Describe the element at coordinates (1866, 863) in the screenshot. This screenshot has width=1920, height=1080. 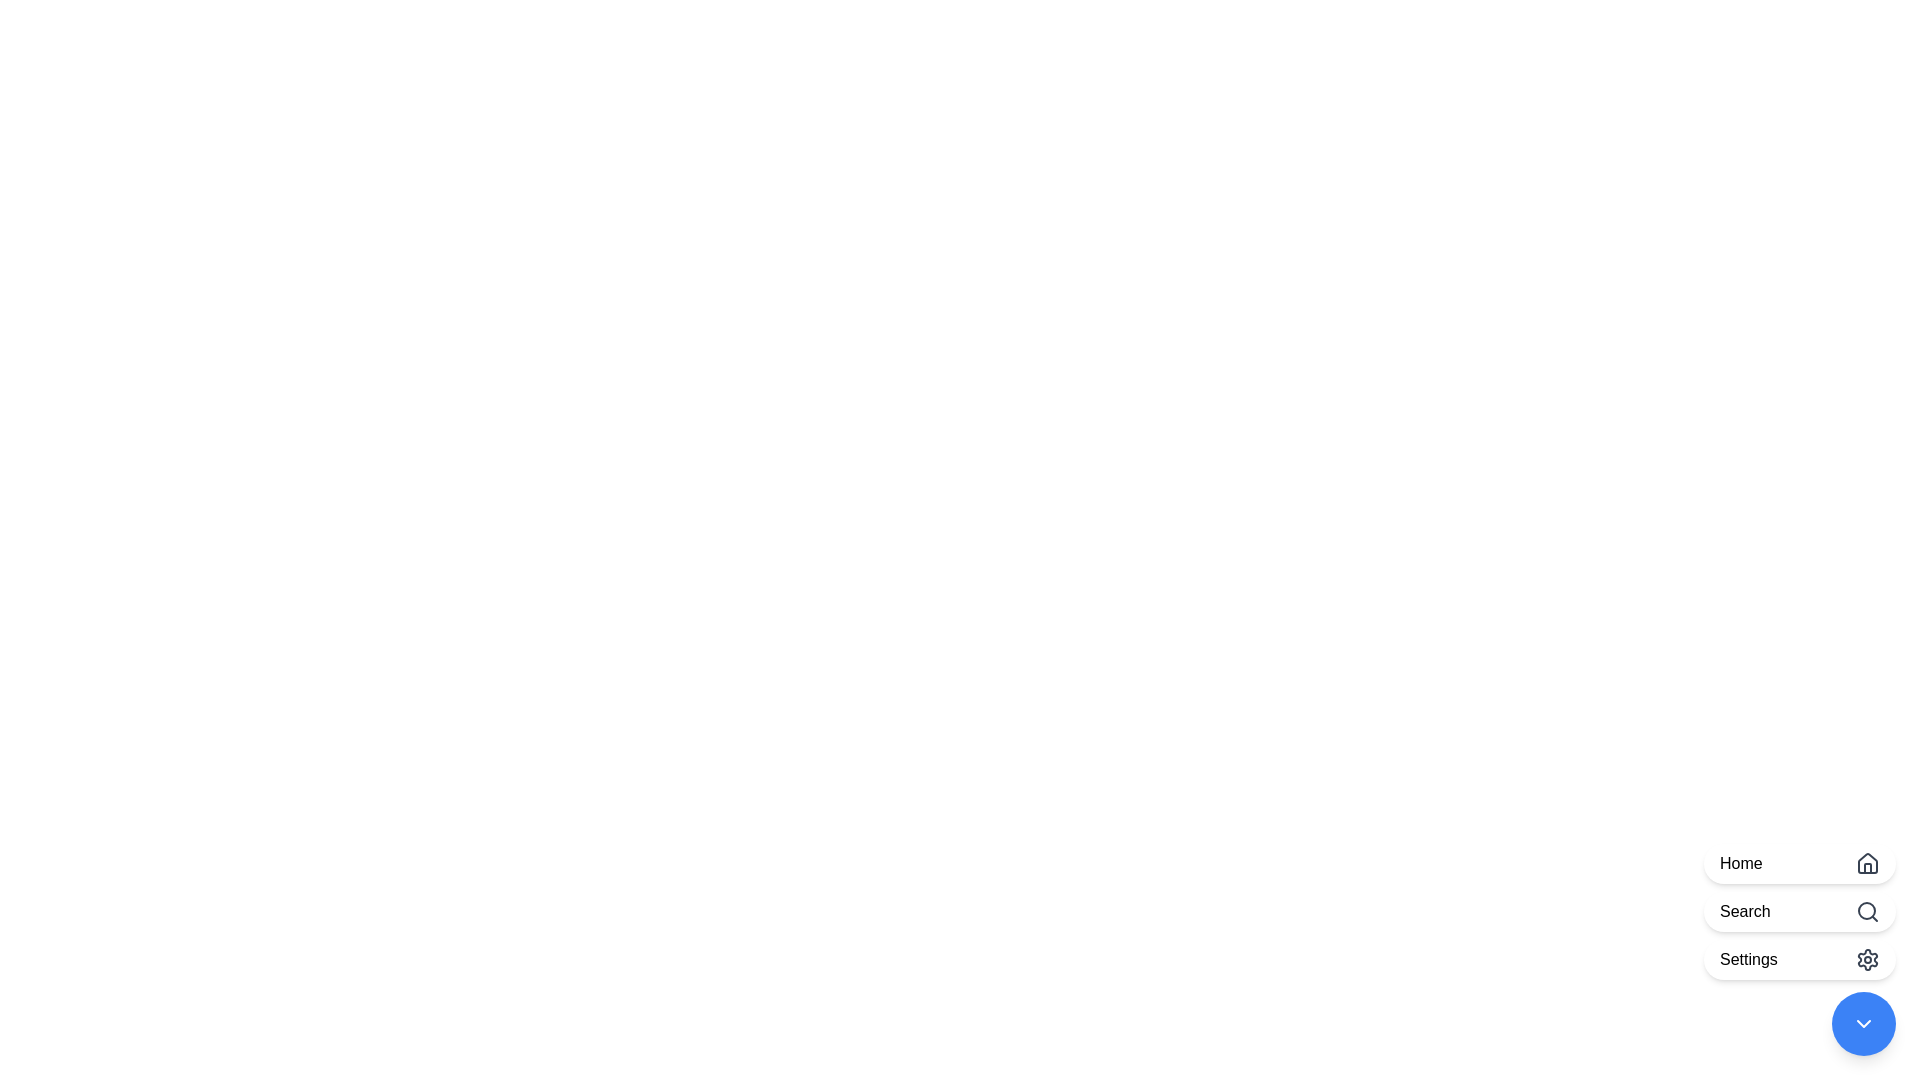
I see `the minimalist house icon with a gray outline located to the right of the 'Home' text label` at that location.